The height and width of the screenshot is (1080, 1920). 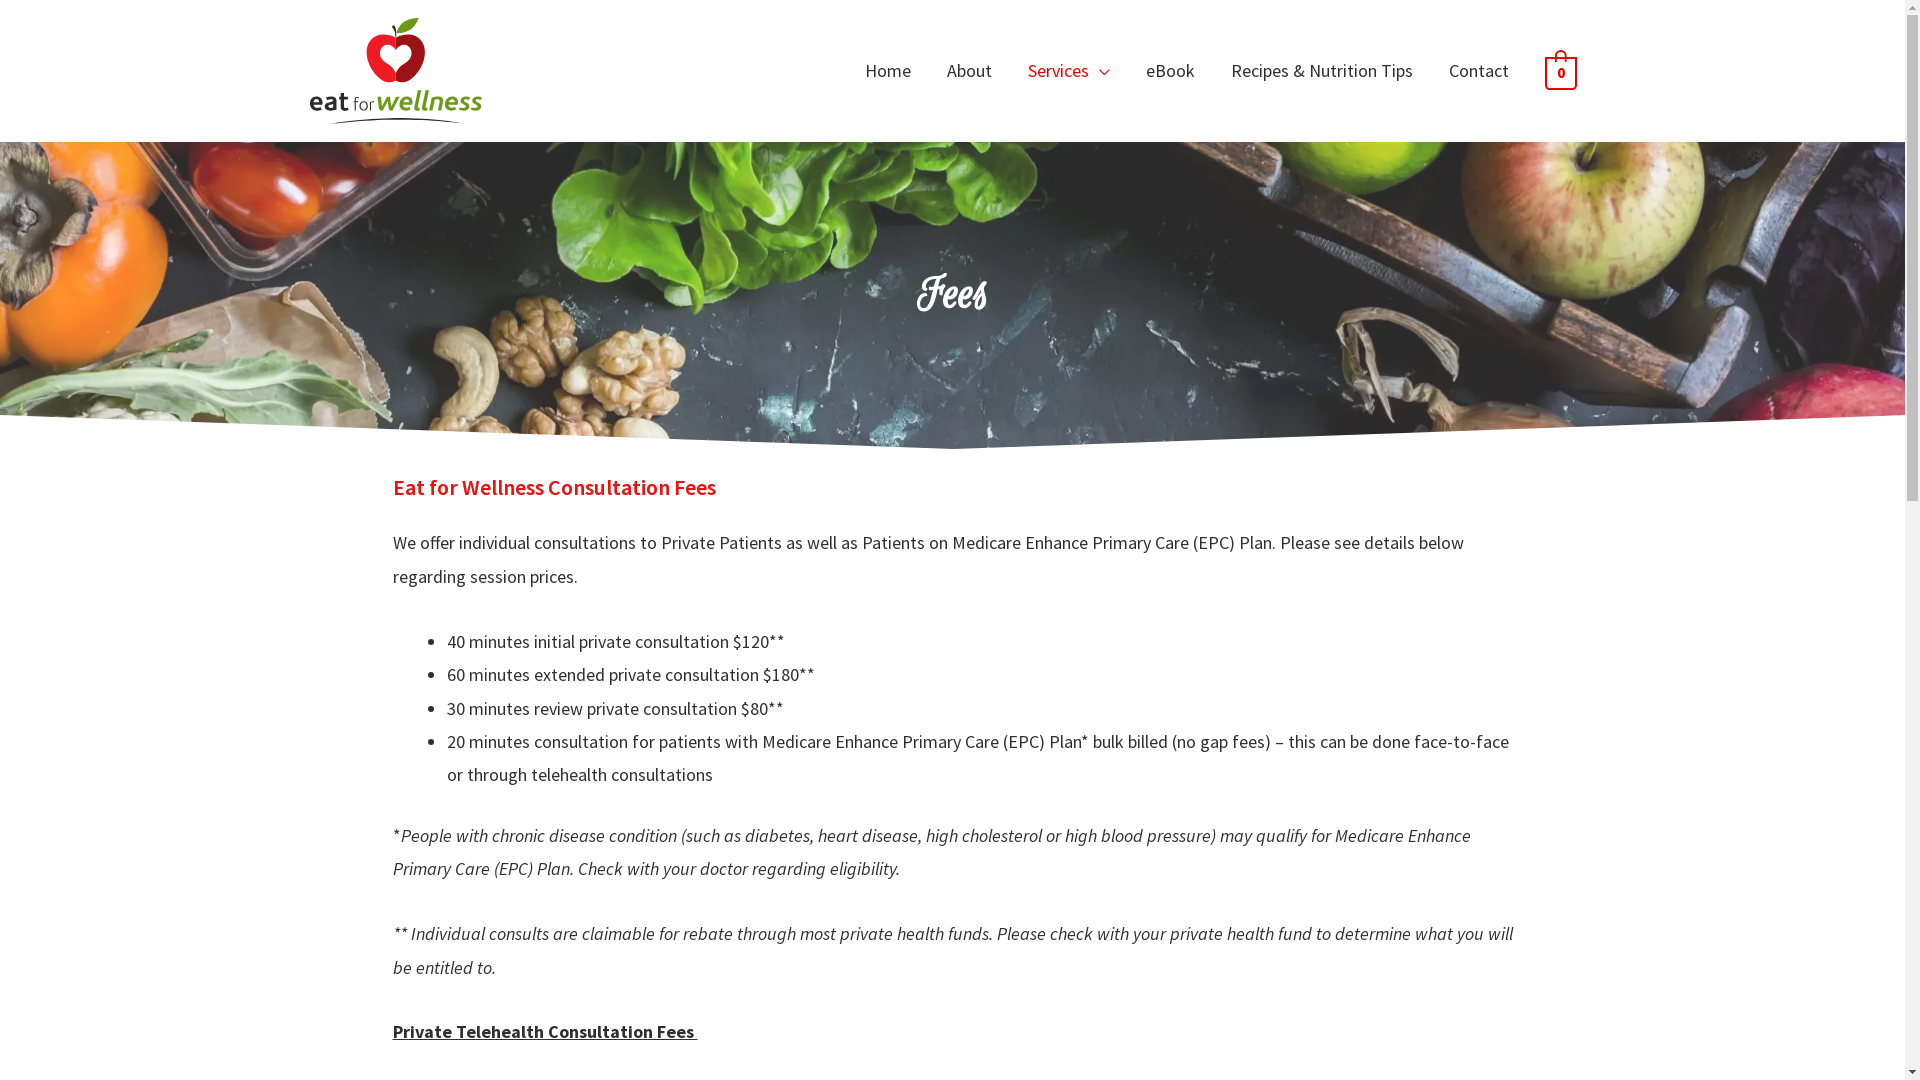 What do you see at coordinates (1543, 70) in the screenshot?
I see `'0'` at bounding box center [1543, 70].